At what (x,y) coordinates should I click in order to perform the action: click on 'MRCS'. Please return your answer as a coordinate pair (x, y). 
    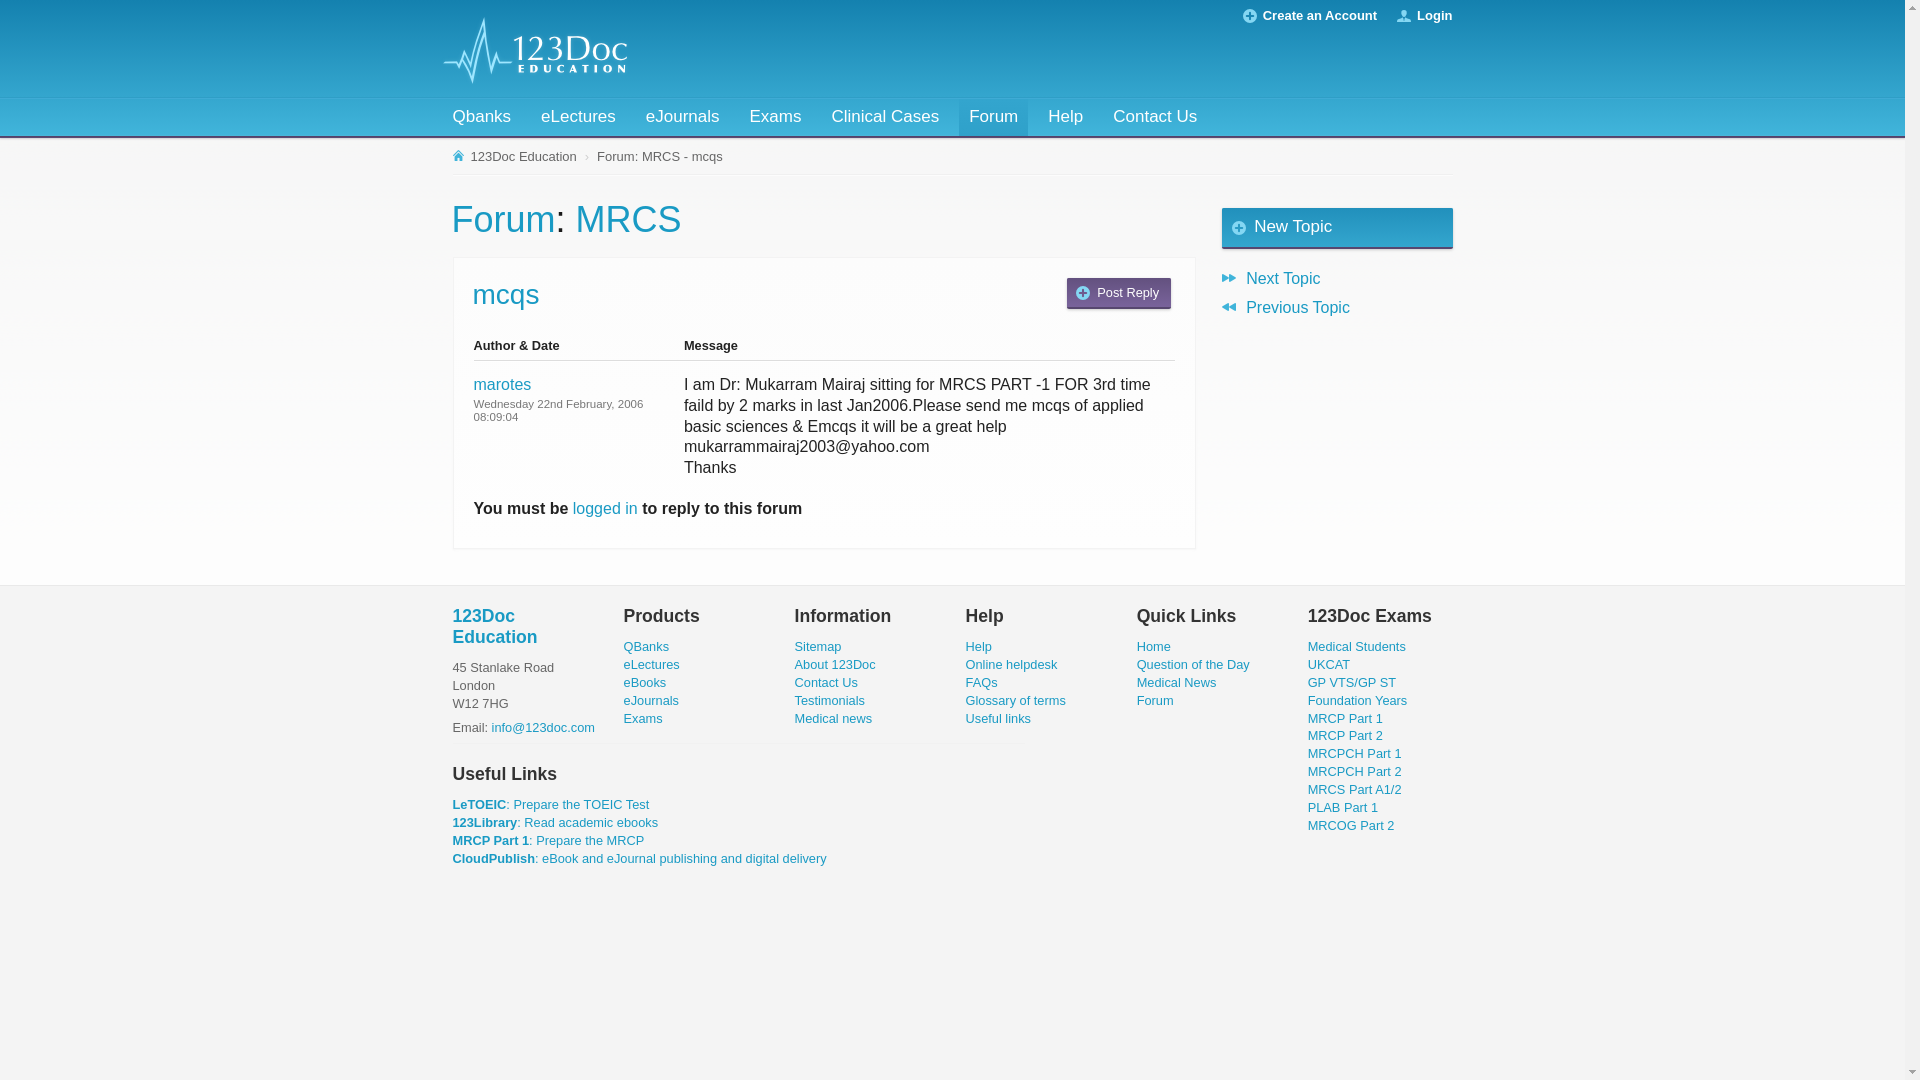
    Looking at the image, I should click on (627, 219).